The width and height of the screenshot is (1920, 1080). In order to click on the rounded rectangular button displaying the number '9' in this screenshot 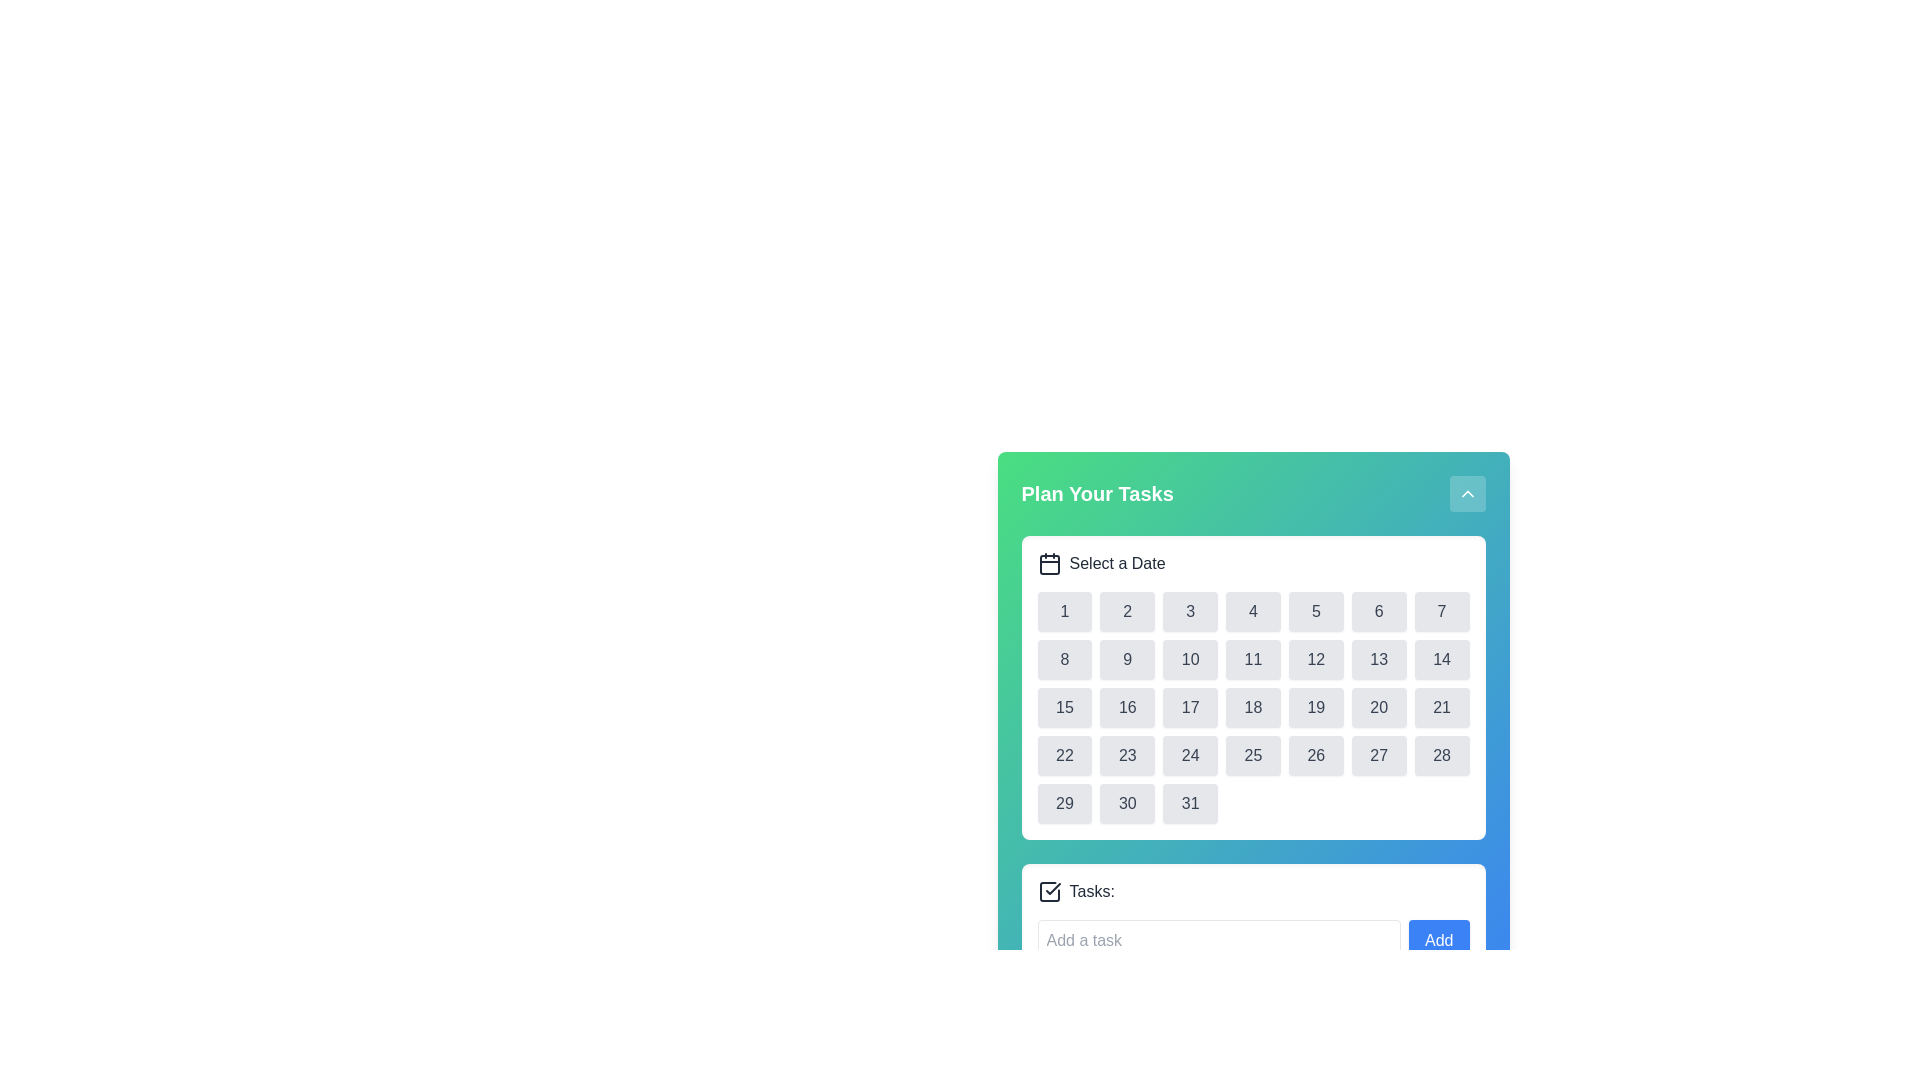, I will do `click(1127, 659)`.